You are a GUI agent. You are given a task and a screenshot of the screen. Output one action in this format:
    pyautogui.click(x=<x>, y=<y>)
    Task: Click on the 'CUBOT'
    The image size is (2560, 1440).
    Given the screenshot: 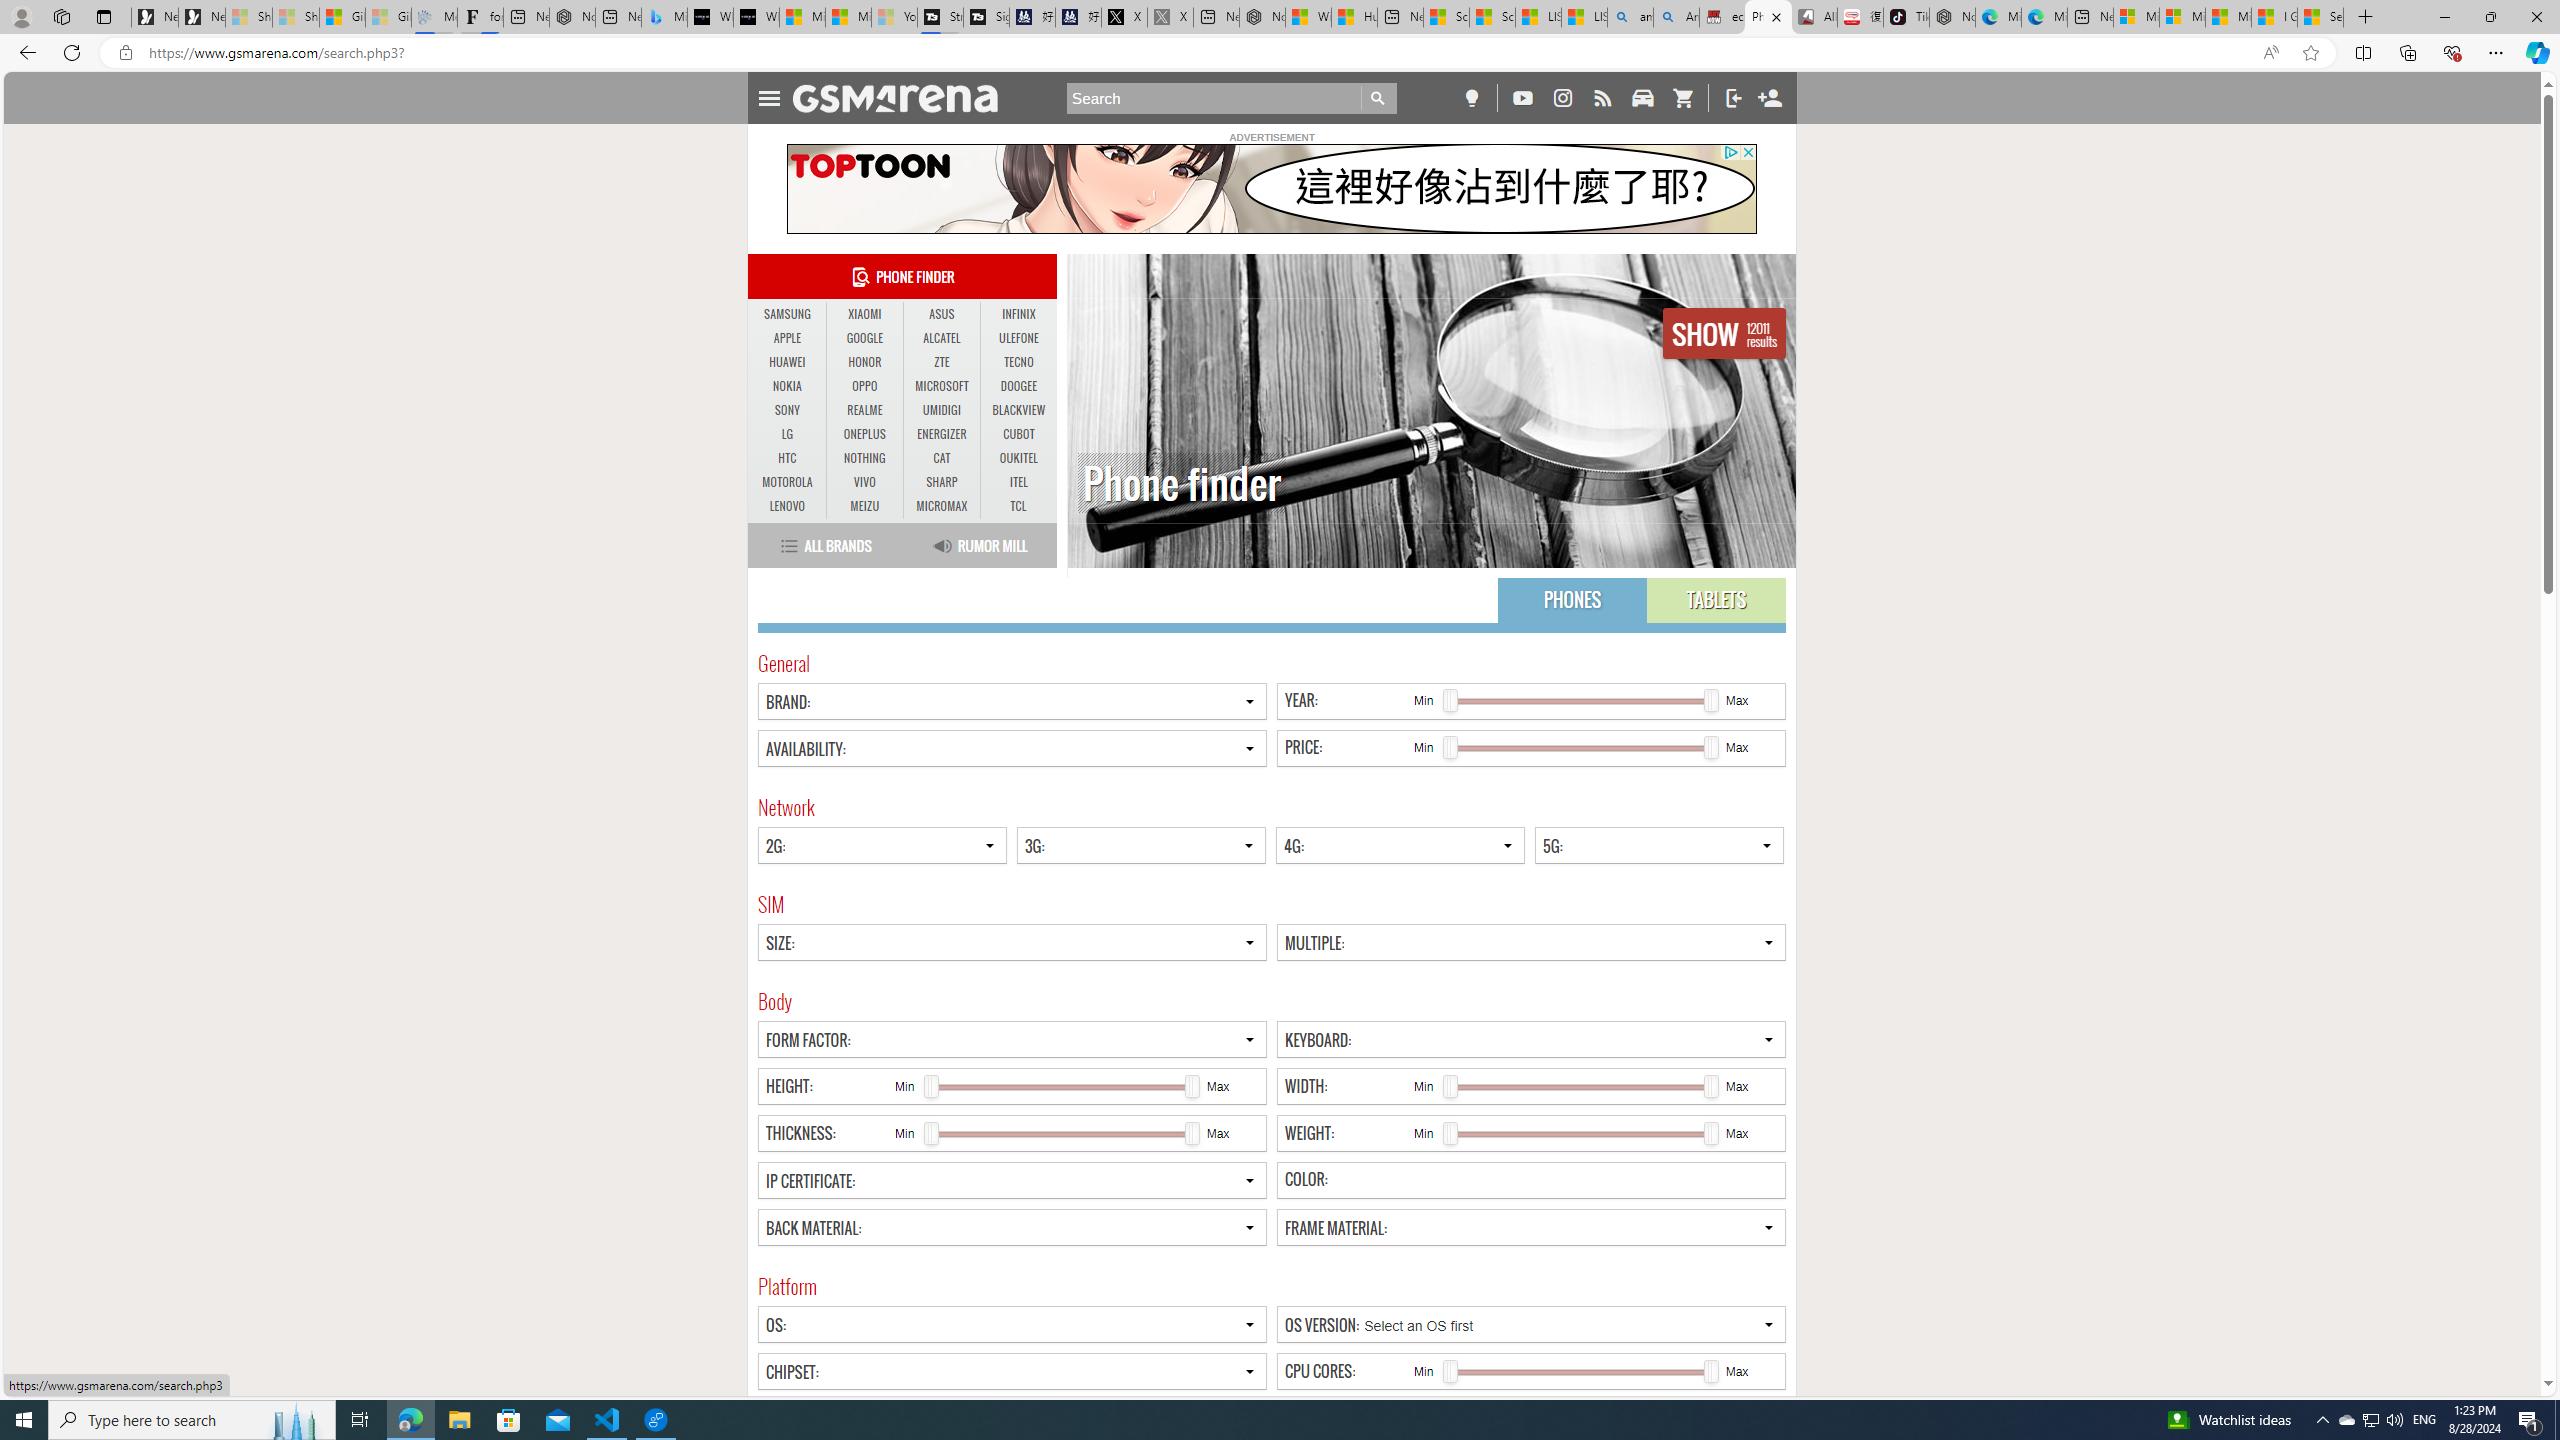 What is the action you would take?
    pyautogui.click(x=1018, y=433)
    